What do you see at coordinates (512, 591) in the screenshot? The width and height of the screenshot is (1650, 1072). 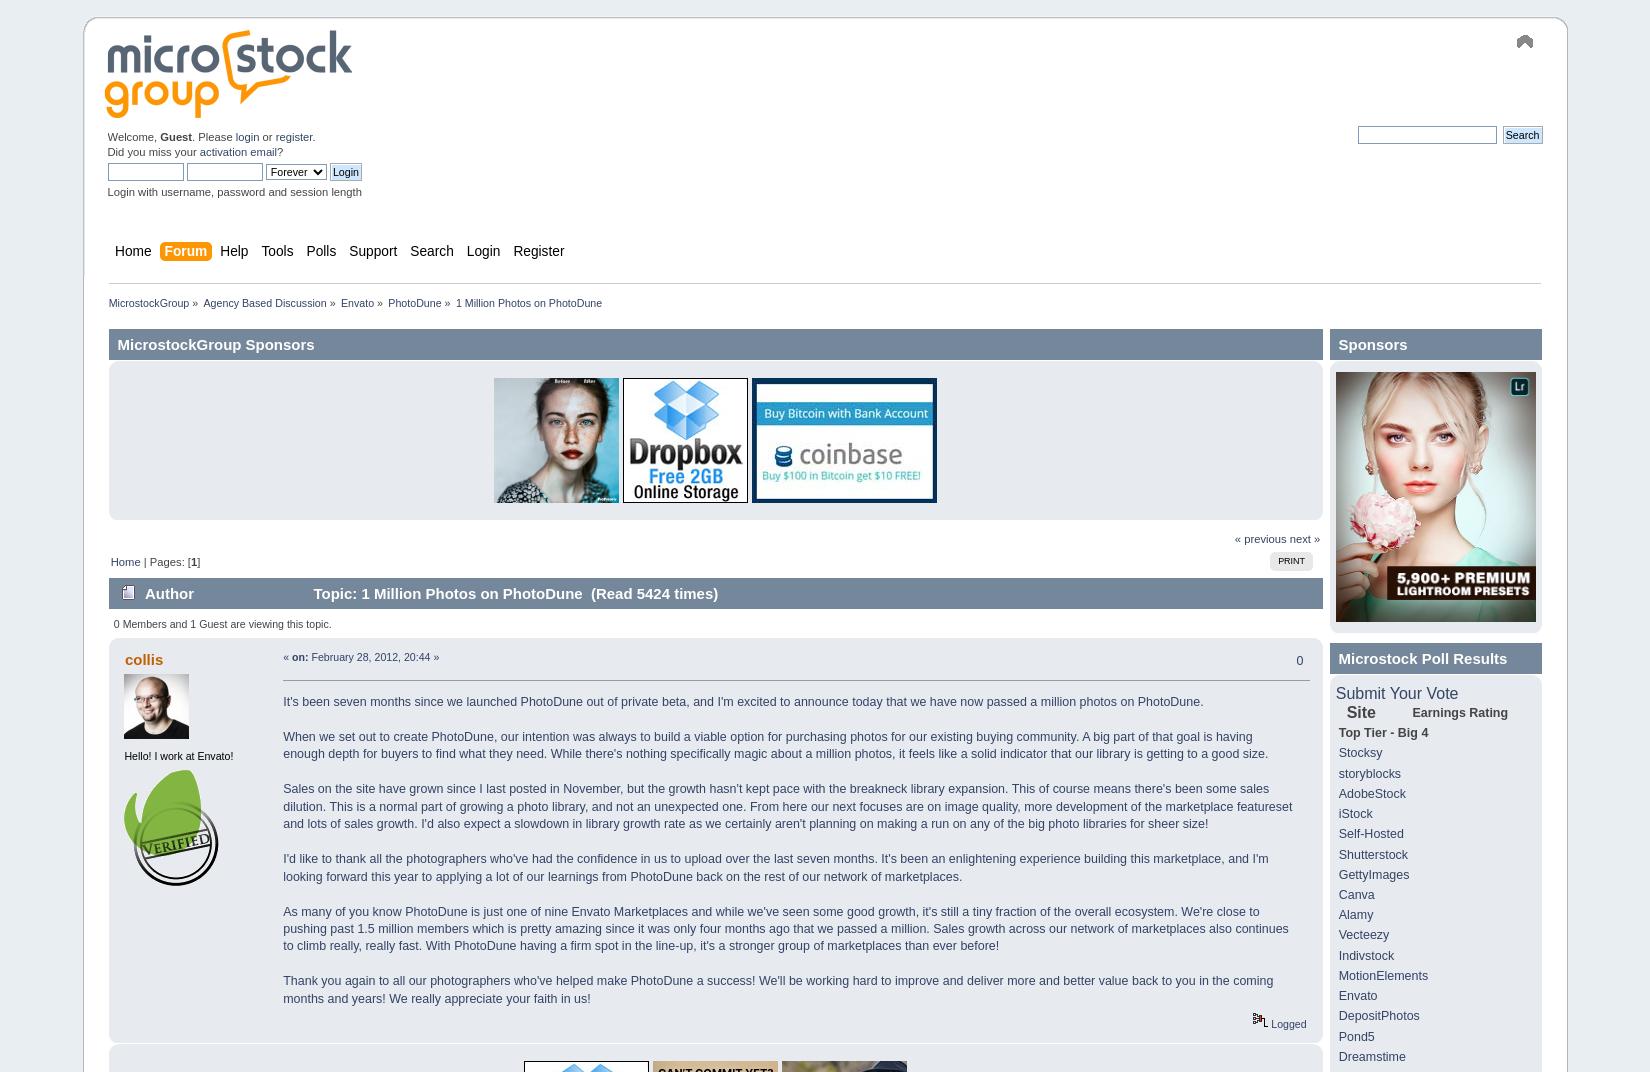 I see `'Topic: 1 Million Photos on PhotoDune  (Read 5424 times)'` at bounding box center [512, 591].